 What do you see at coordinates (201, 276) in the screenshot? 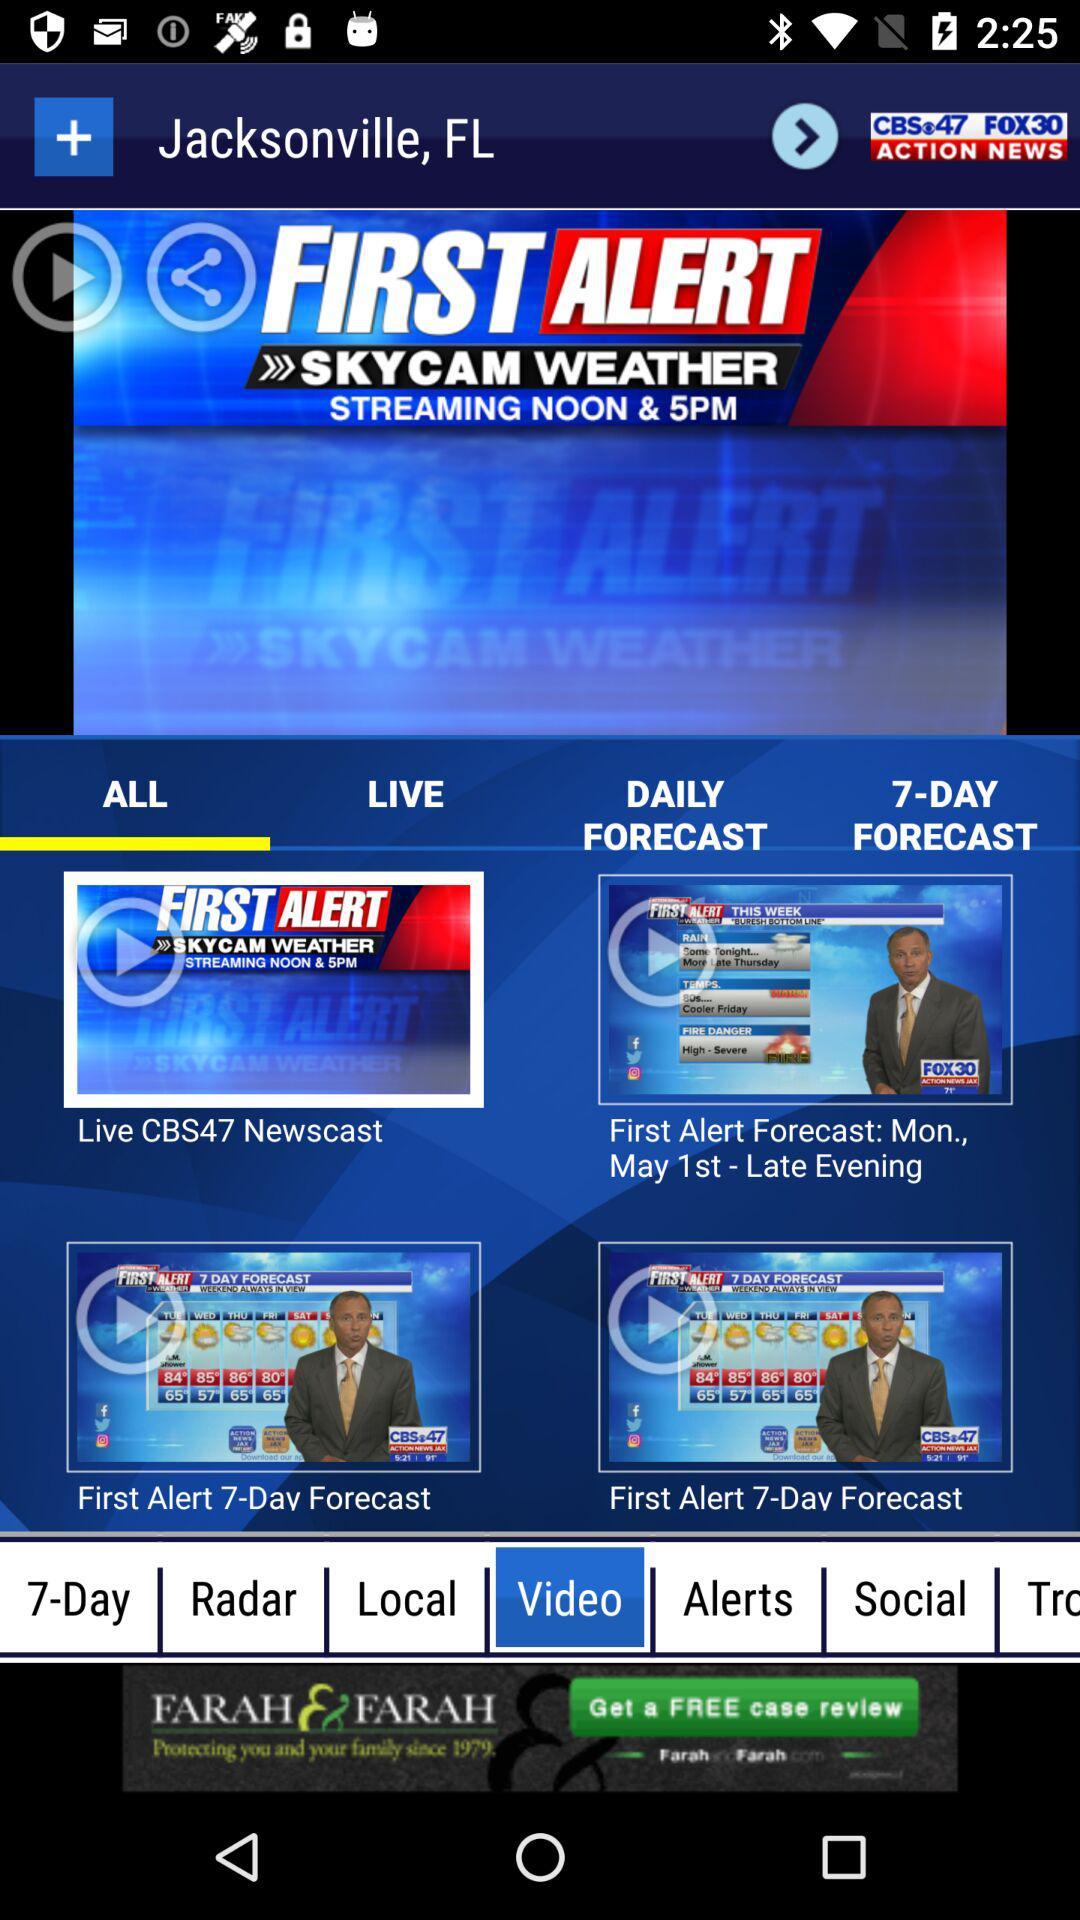
I see `the share icon` at bounding box center [201, 276].